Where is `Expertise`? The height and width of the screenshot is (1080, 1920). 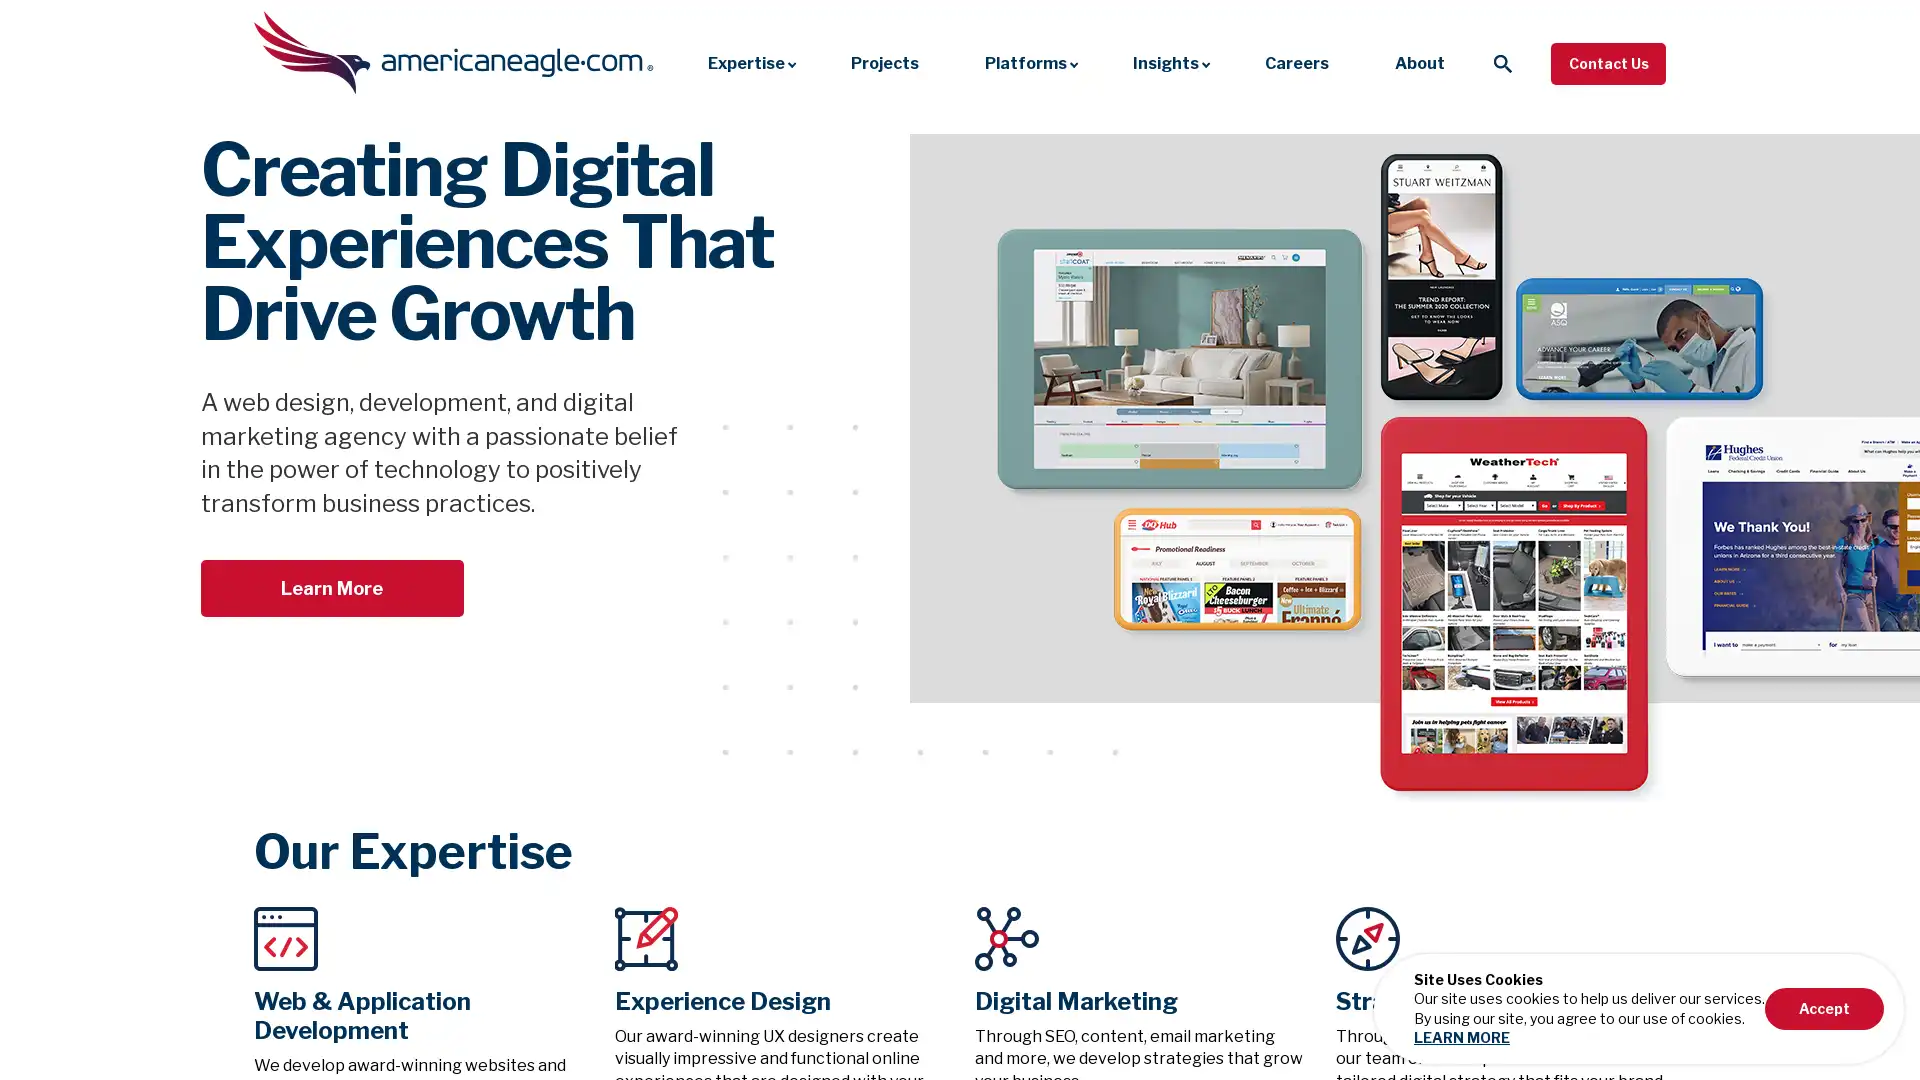
Expertise is located at coordinates (745, 62).